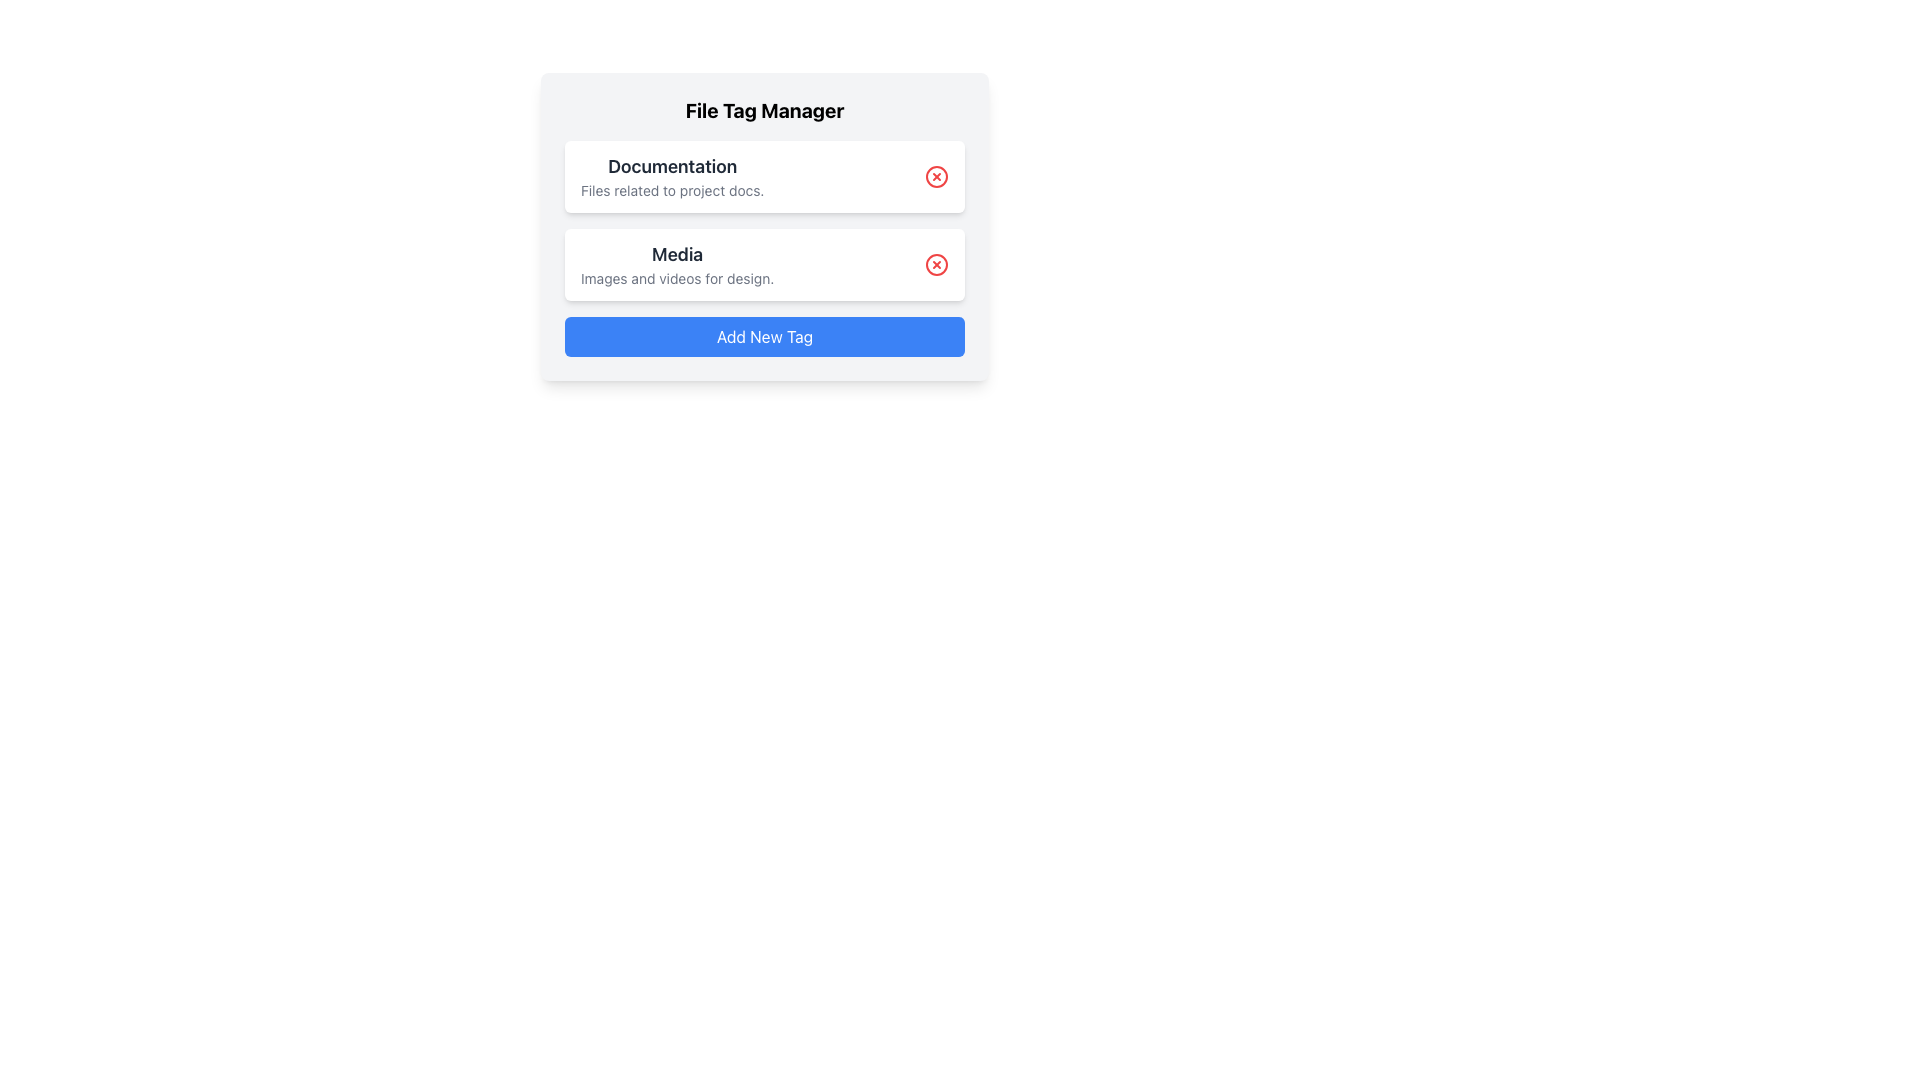  Describe the element at coordinates (935, 264) in the screenshot. I see `the delete icon button located on the right side of the 'Media' section to potentially open a context menu for removing the 'Media' tag or item` at that location.